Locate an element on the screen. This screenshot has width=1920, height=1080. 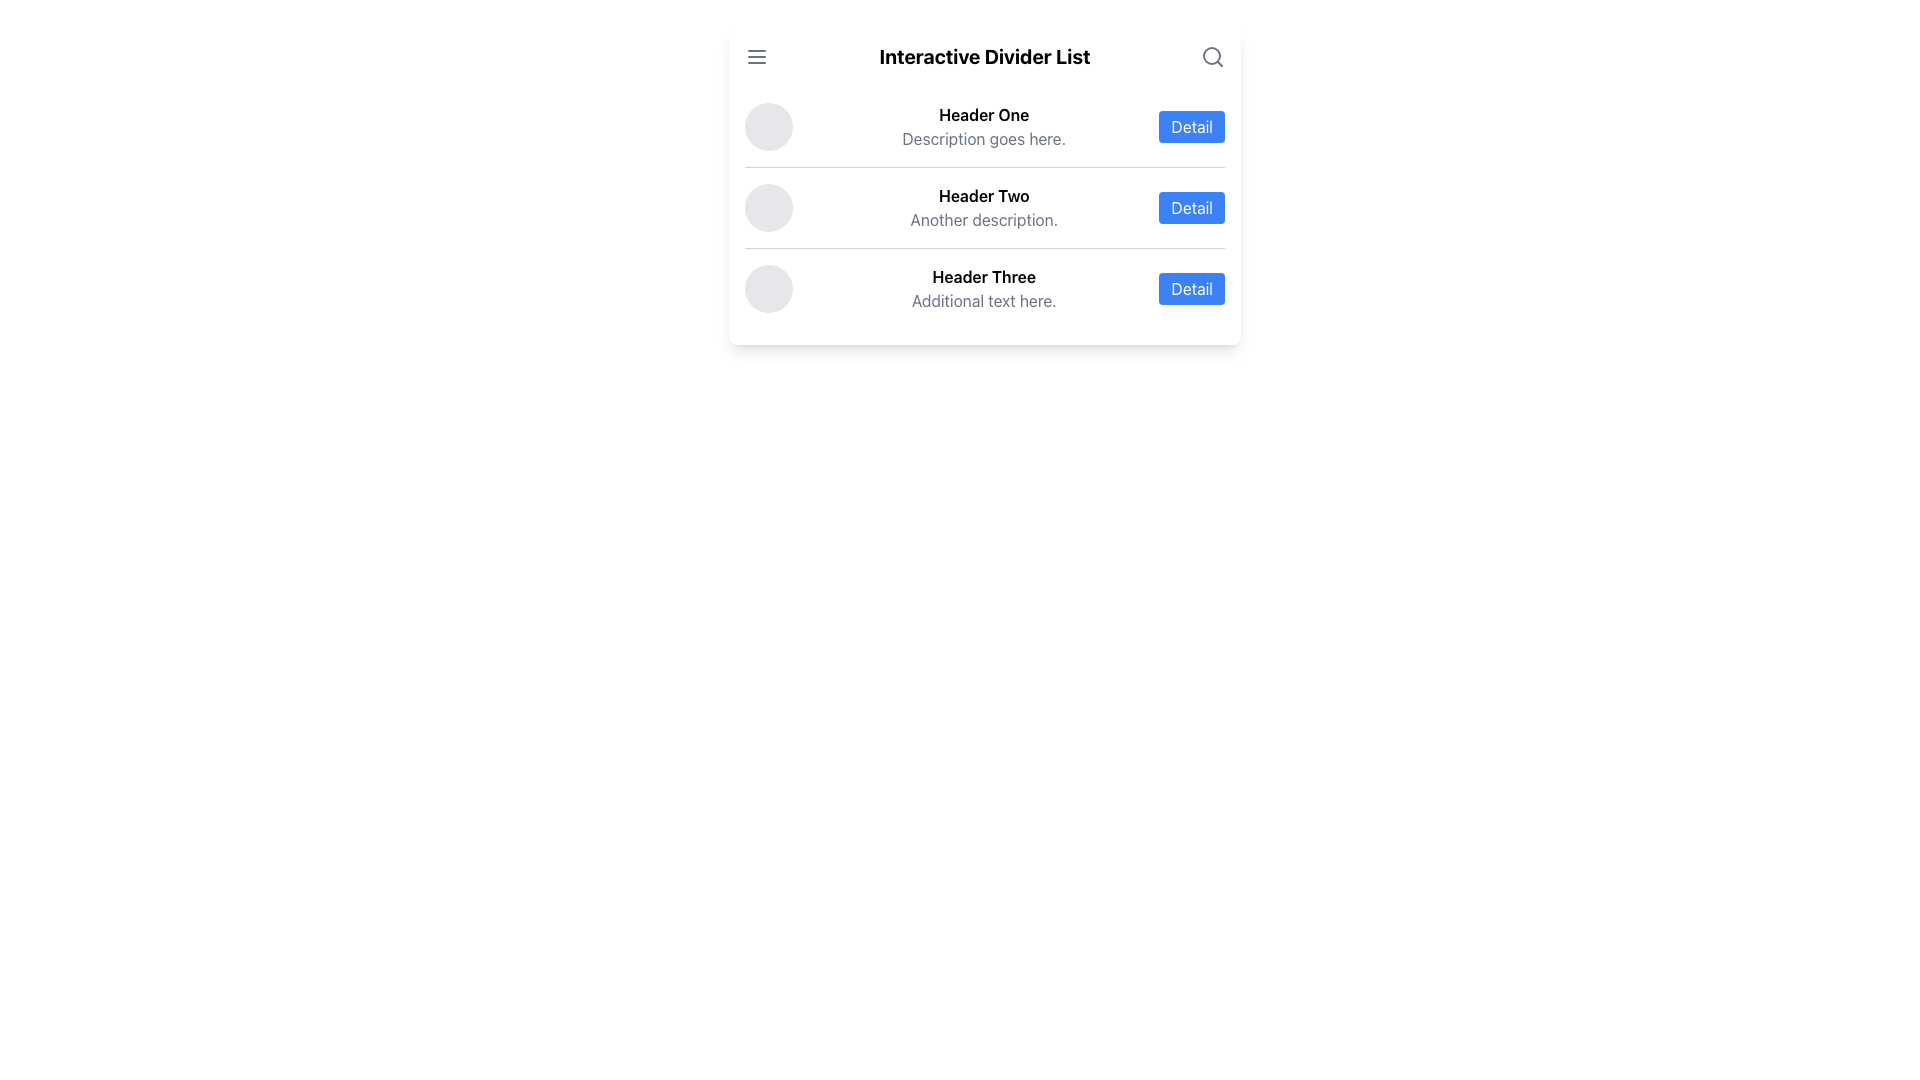
the 'Detail' button, which is a rounded rectangular button with a blue background and white text, located on the right side of the 'Header Two' section in the second row of the listed items is located at coordinates (1192, 208).